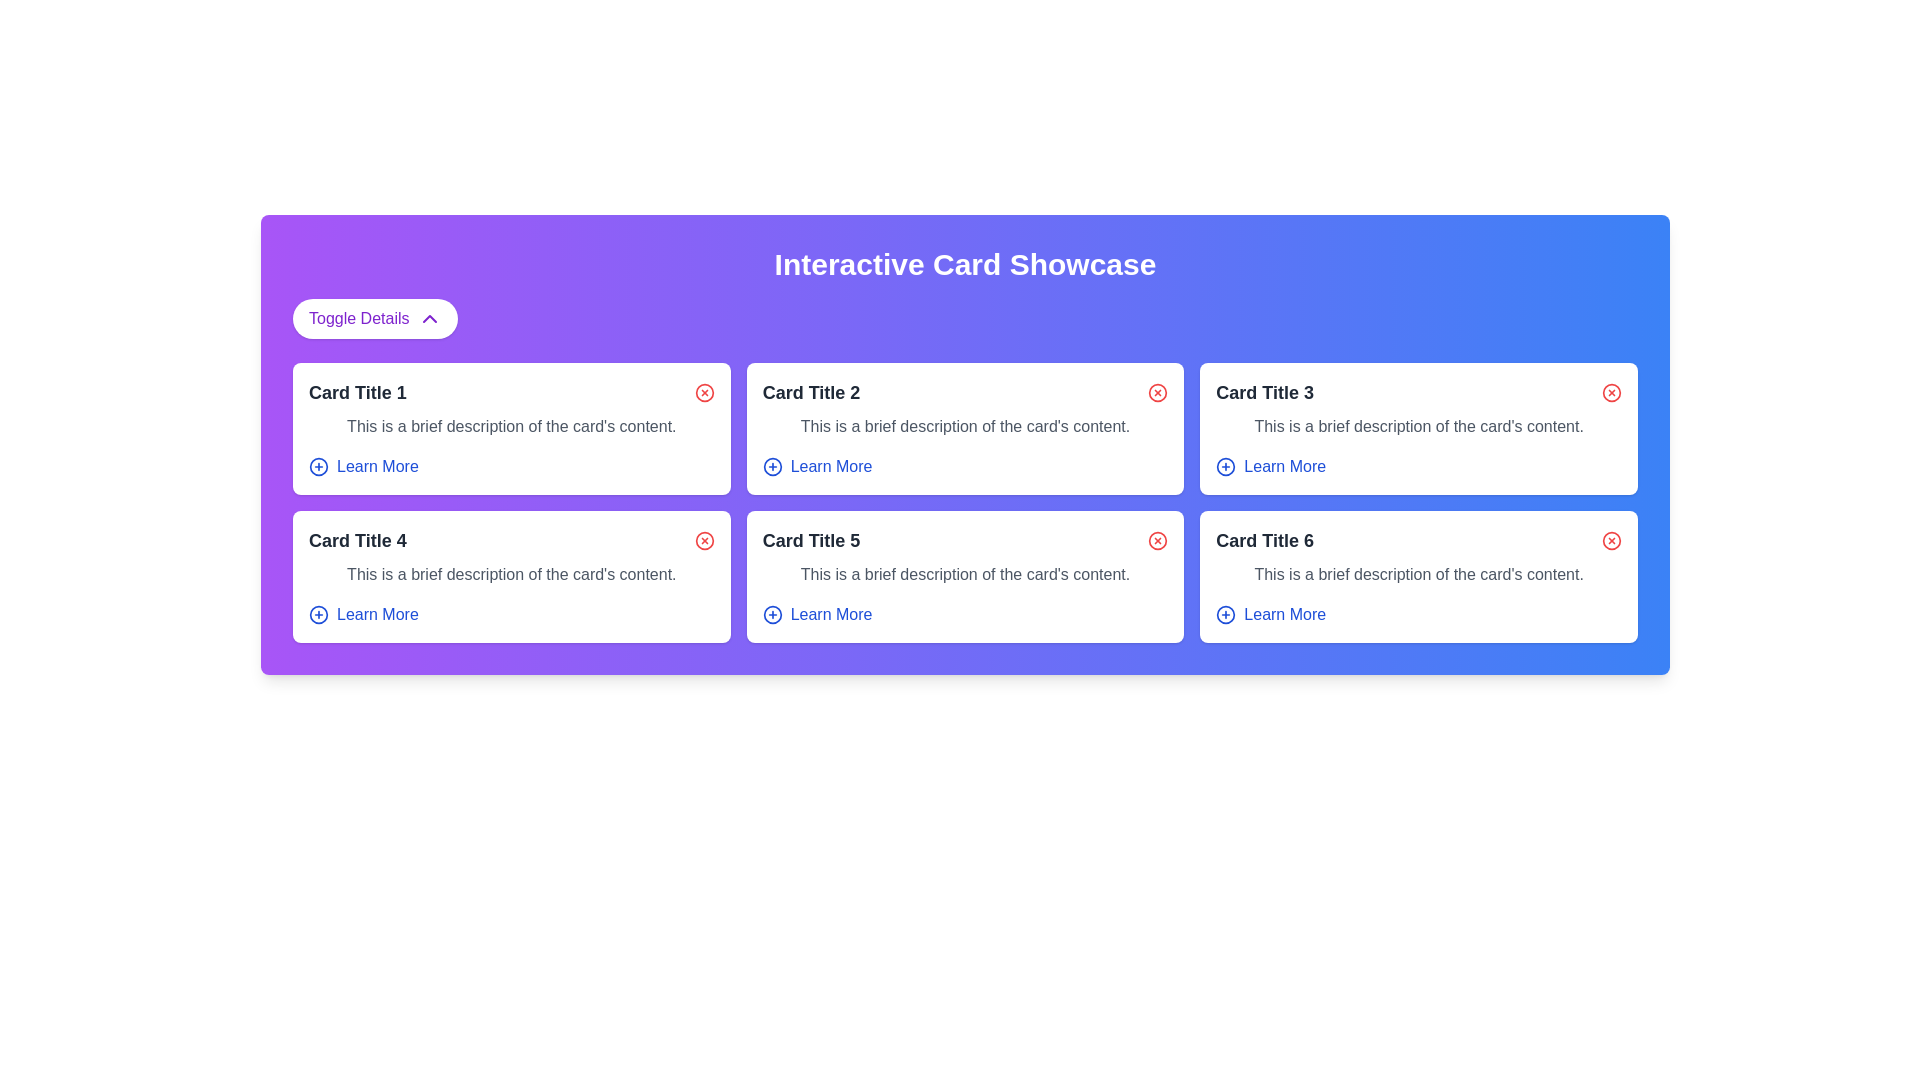 The width and height of the screenshot is (1920, 1080). What do you see at coordinates (704, 540) in the screenshot?
I see `the circular element with a red border, part of the close button icon located in the top-right corner of the 'Card Title 4' card` at bounding box center [704, 540].